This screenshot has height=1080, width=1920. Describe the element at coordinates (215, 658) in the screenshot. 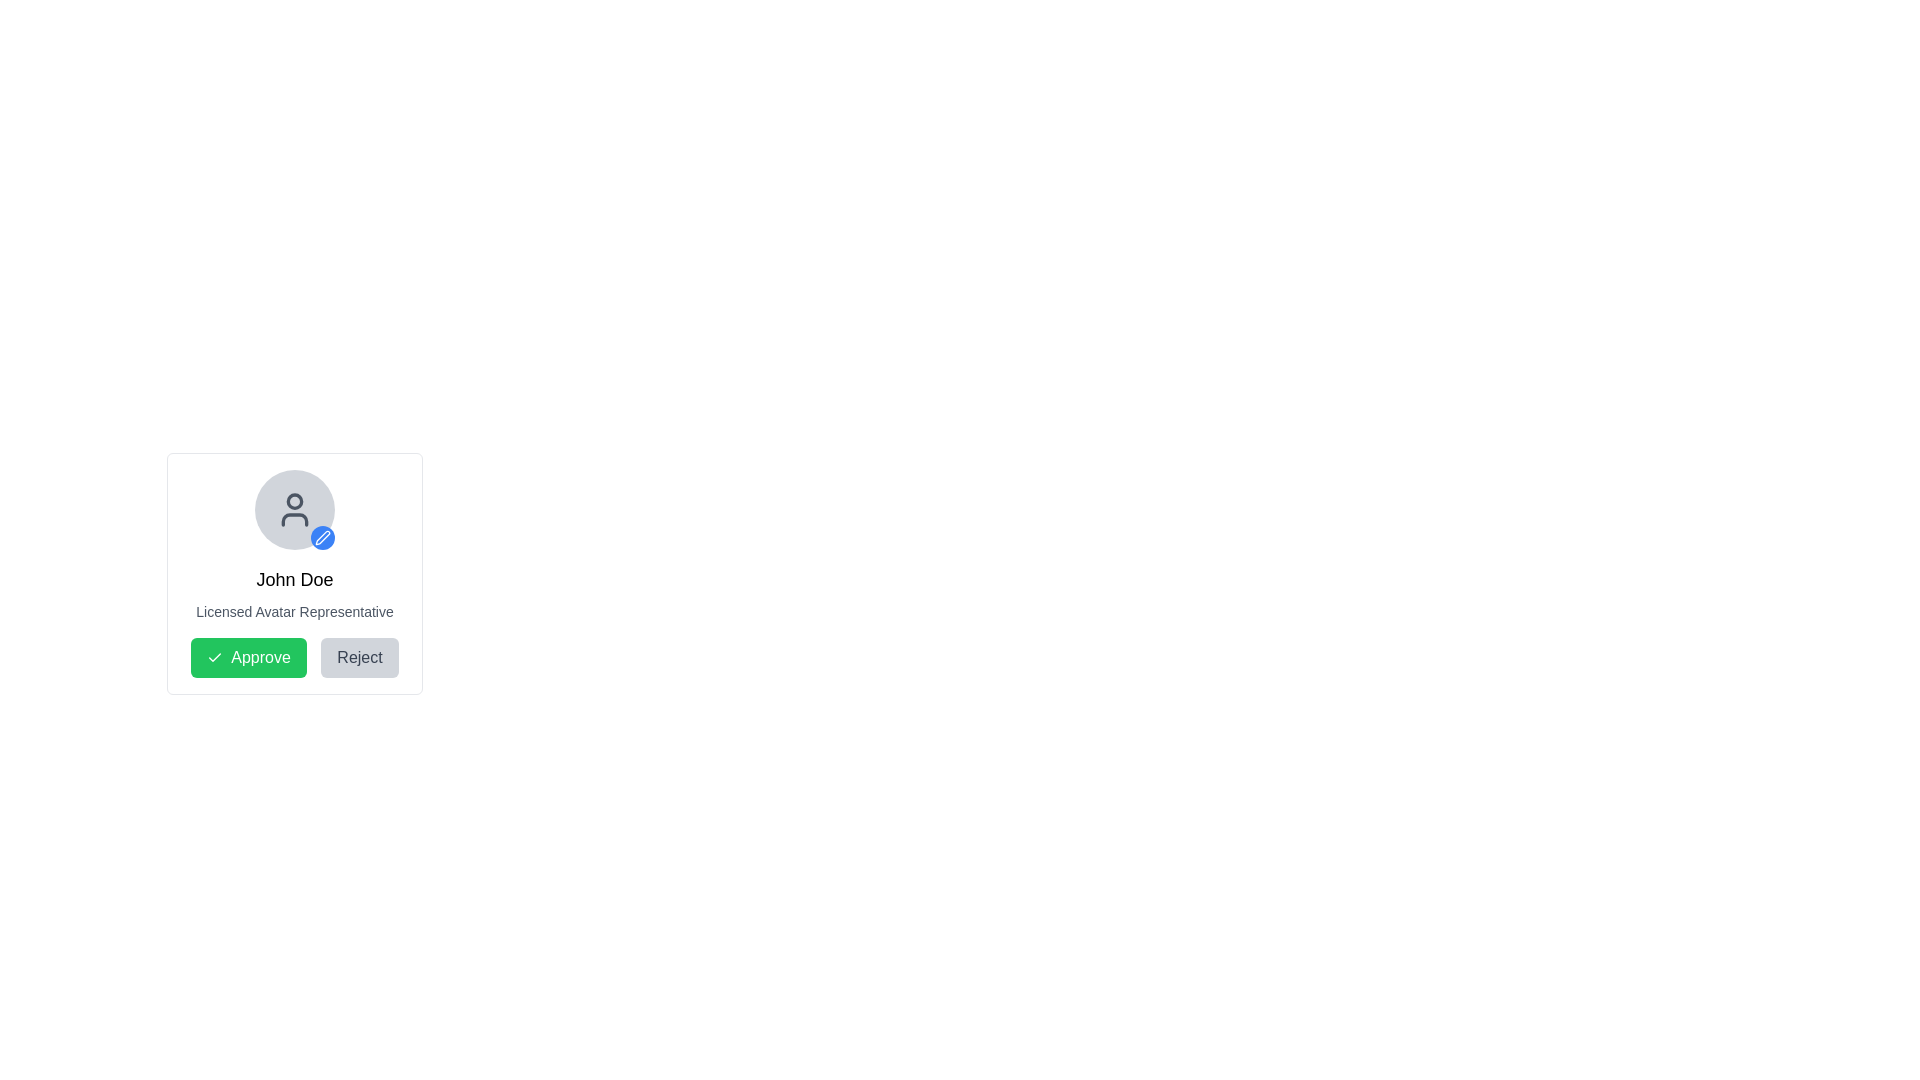

I see `the green checkmark SVG icon located inside the 'Approve' button at the bottom-left of the card layout` at that location.